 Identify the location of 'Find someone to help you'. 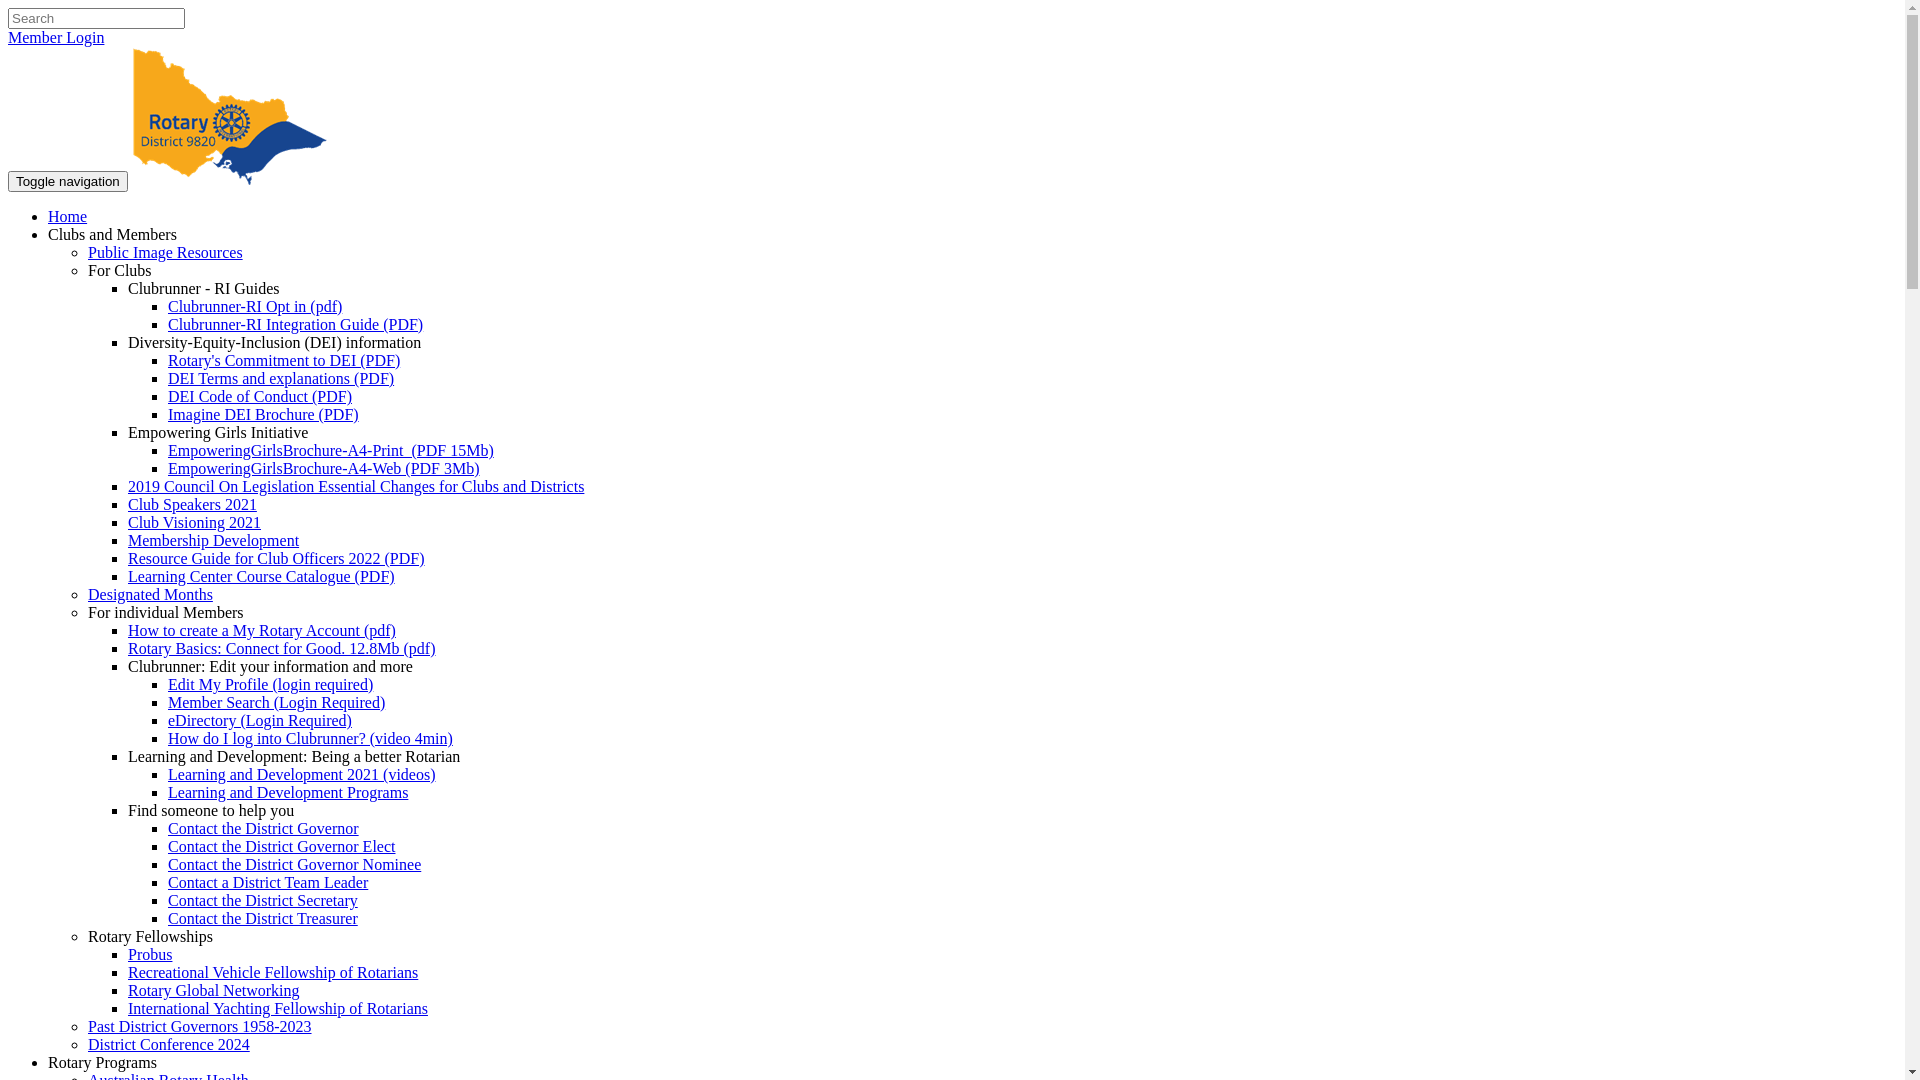
(211, 810).